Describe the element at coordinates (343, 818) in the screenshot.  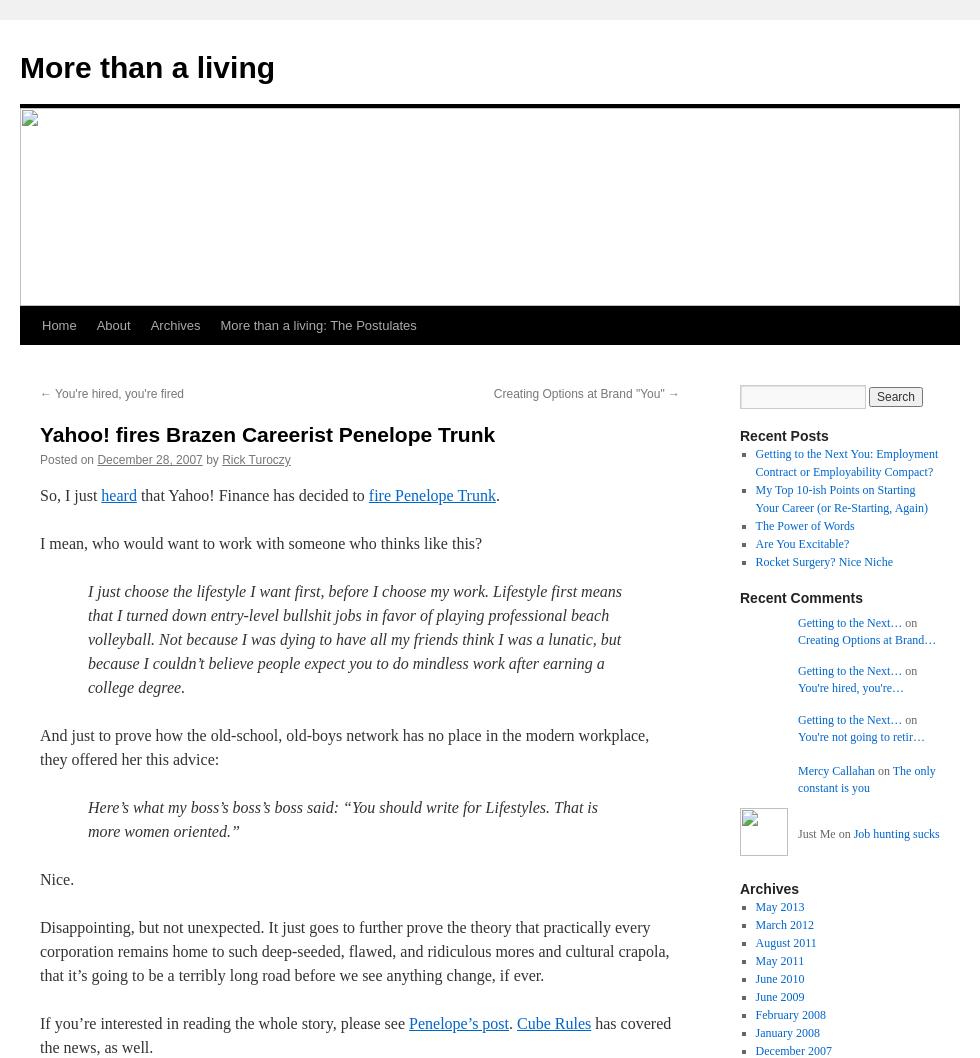
I see `'Here’s what my boss’s boss’s boss said: “You should write for Lifestyles. That is more women oriented.”'` at that location.